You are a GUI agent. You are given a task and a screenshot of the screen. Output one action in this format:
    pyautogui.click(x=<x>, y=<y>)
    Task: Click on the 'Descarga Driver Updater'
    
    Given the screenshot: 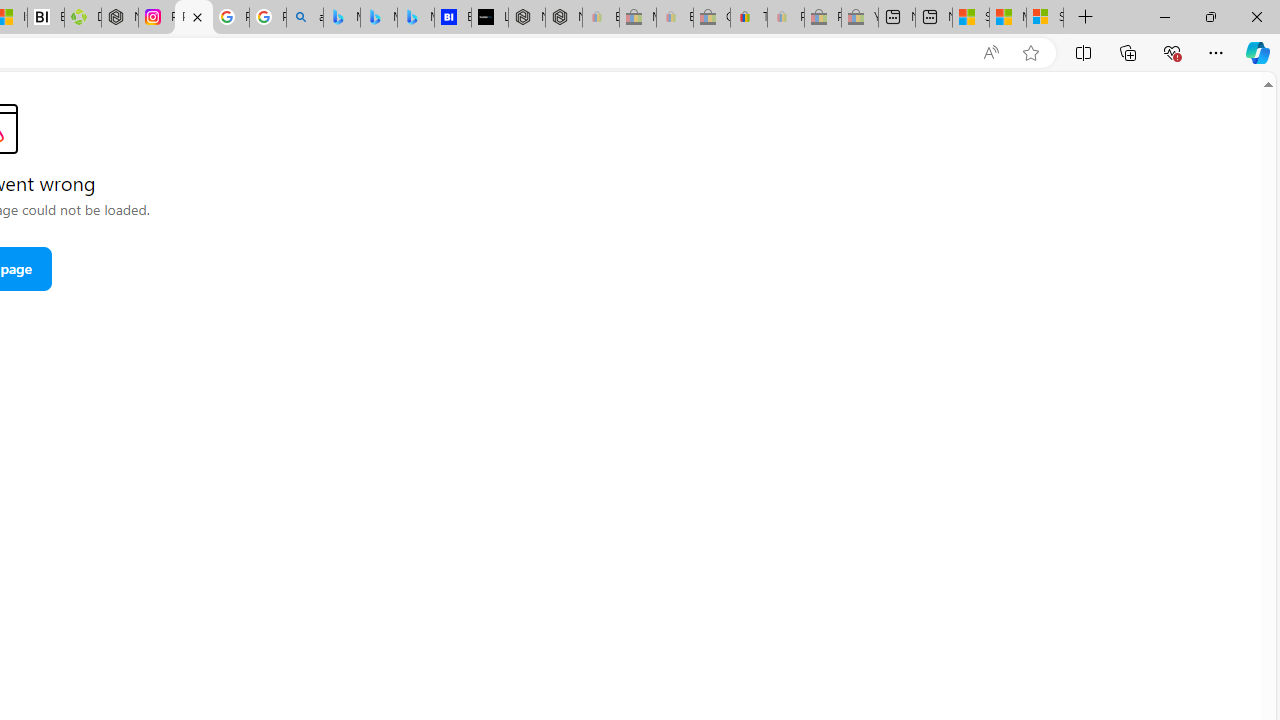 What is the action you would take?
    pyautogui.click(x=82, y=17)
    